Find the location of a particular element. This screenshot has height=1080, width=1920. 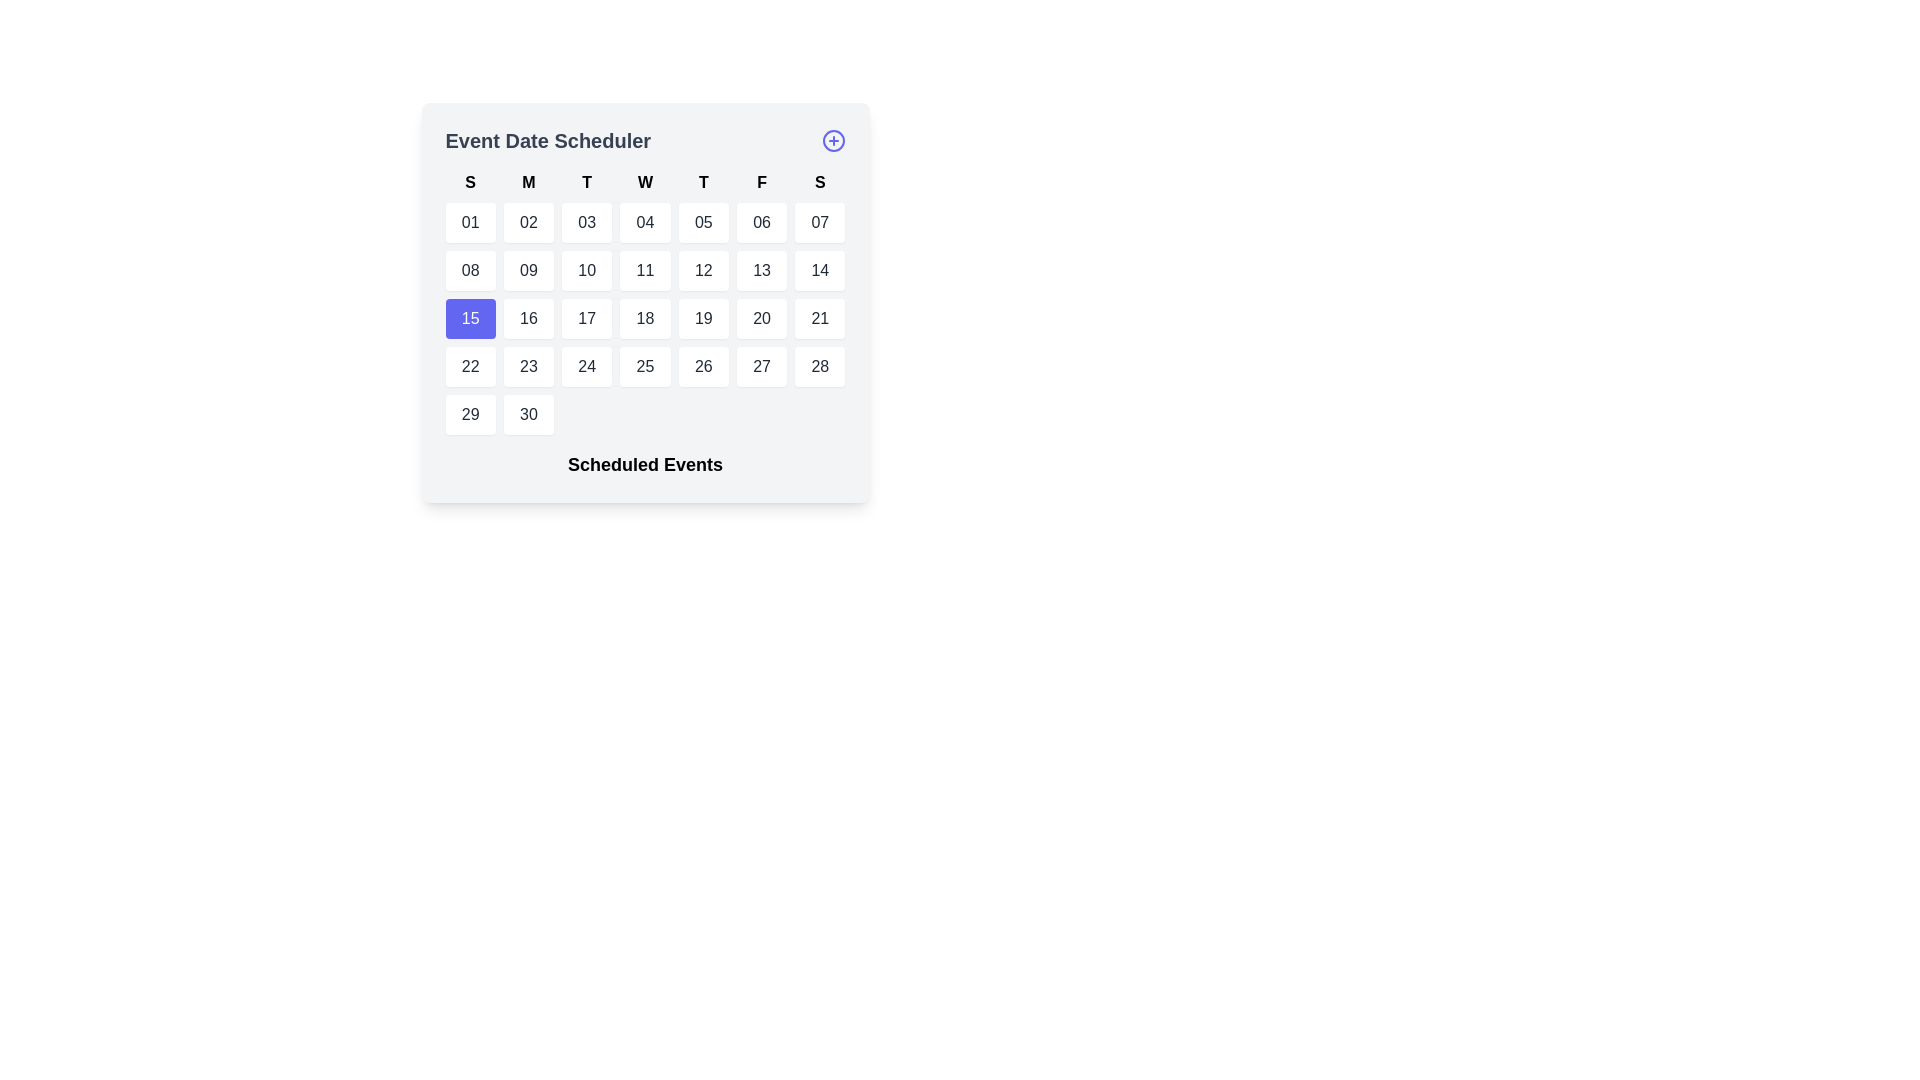

the calendar date button displaying '26' in the 'Event Date Scheduler' is located at coordinates (703, 366).